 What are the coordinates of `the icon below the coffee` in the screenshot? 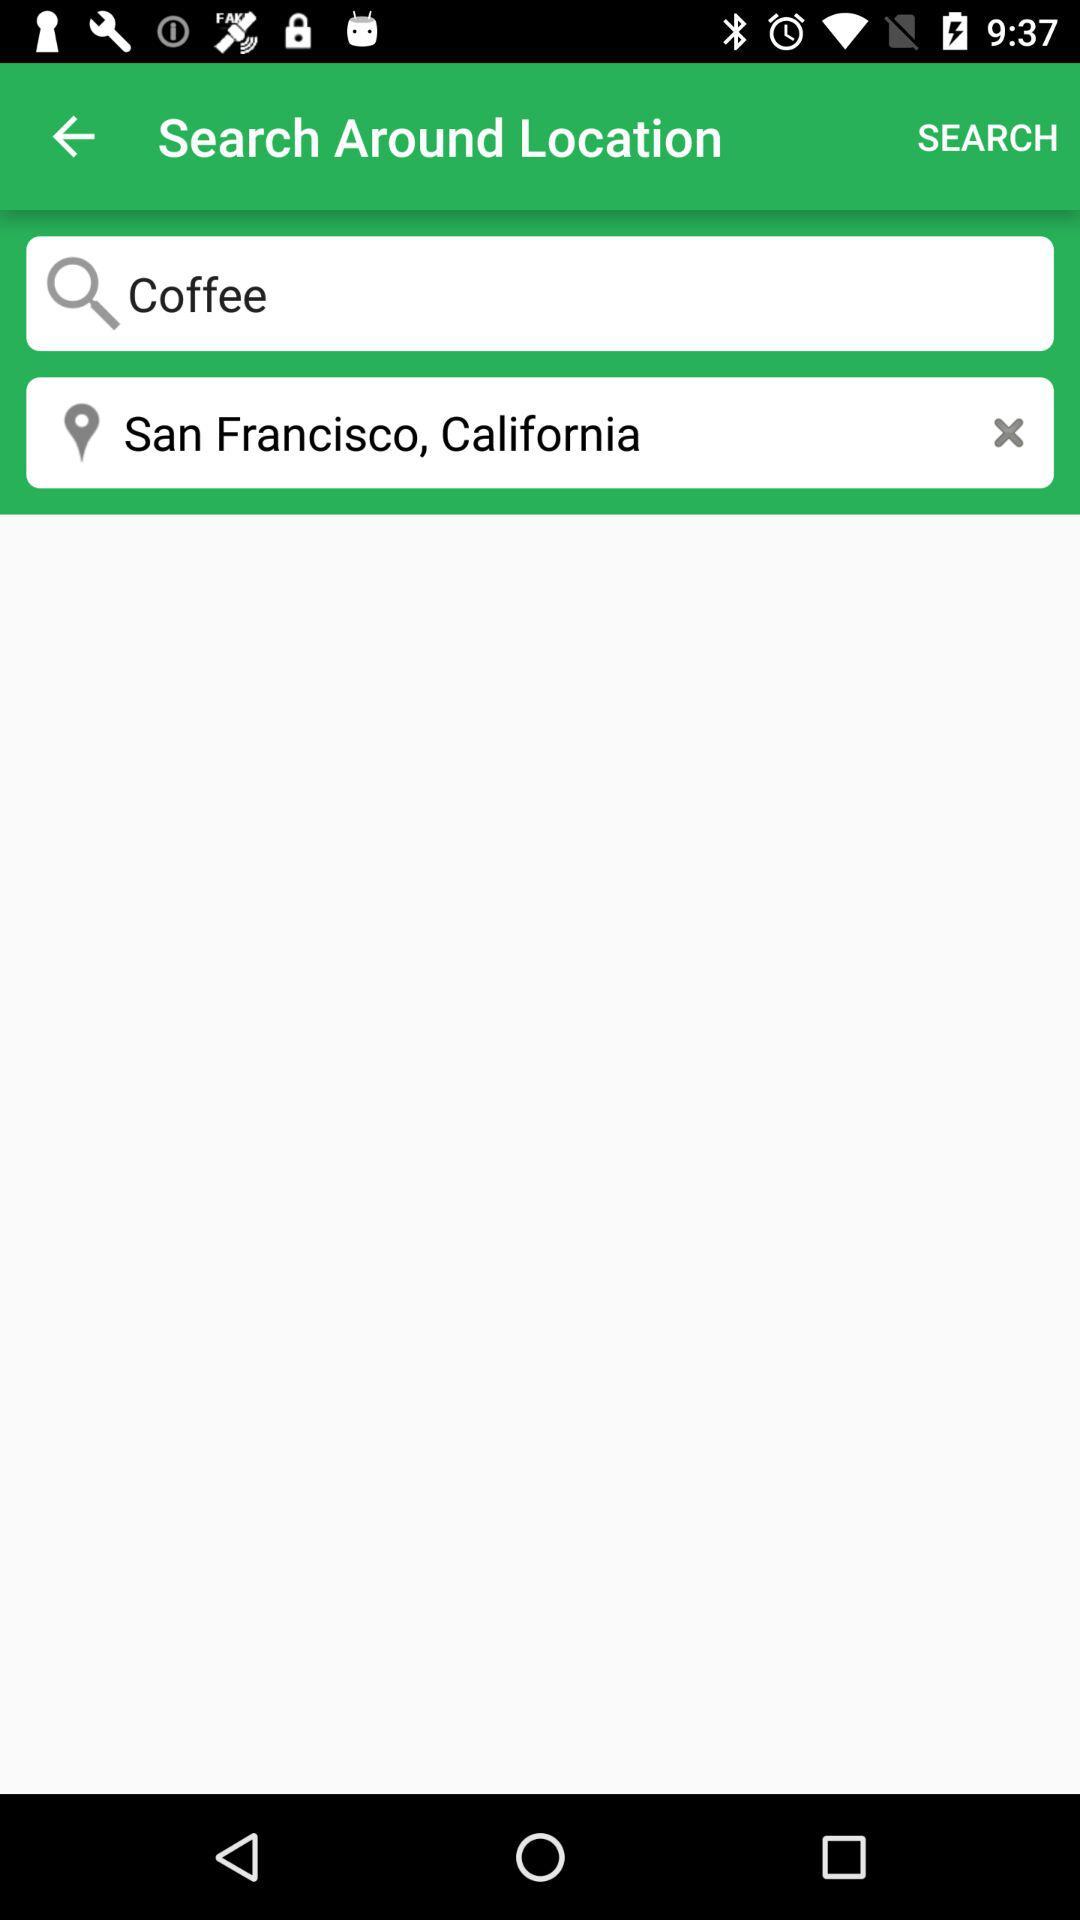 It's located at (1008, 431).